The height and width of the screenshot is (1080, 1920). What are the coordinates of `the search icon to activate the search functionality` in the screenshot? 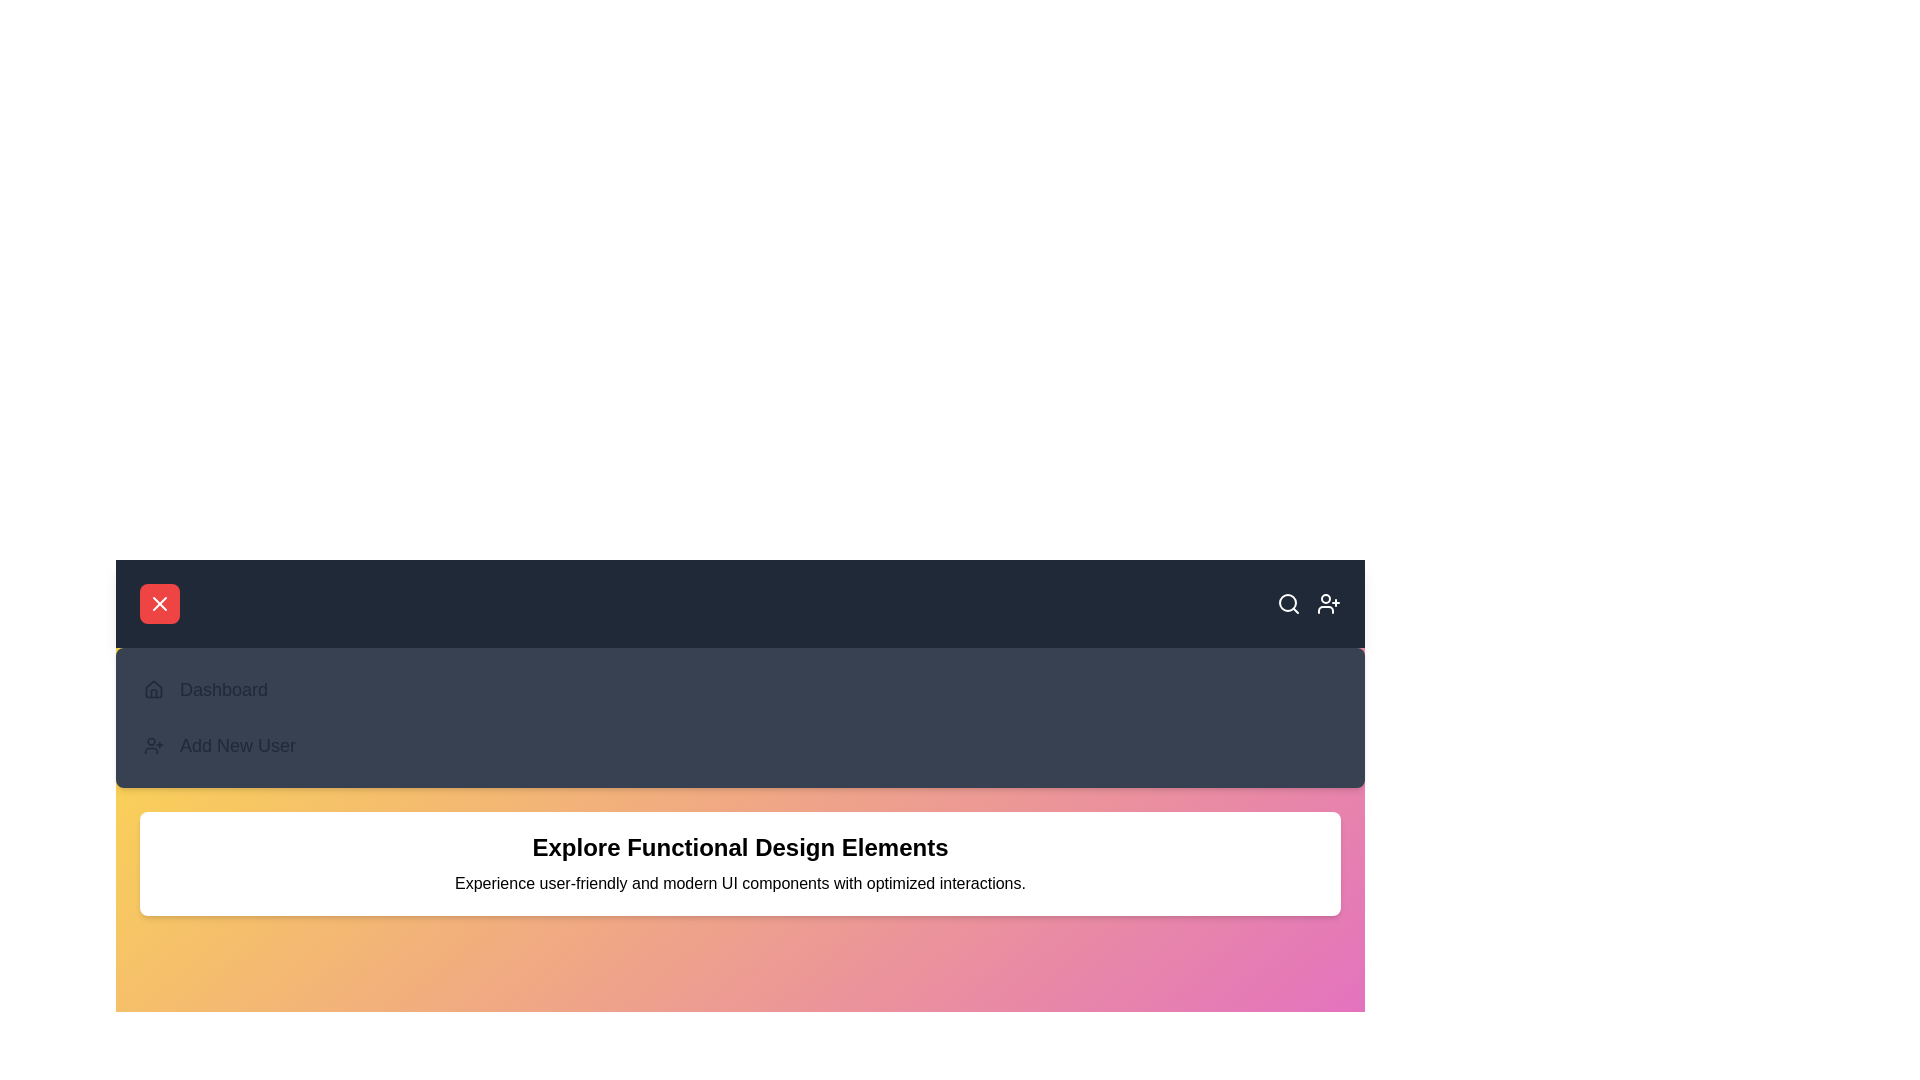 It's located at (1289, 603).